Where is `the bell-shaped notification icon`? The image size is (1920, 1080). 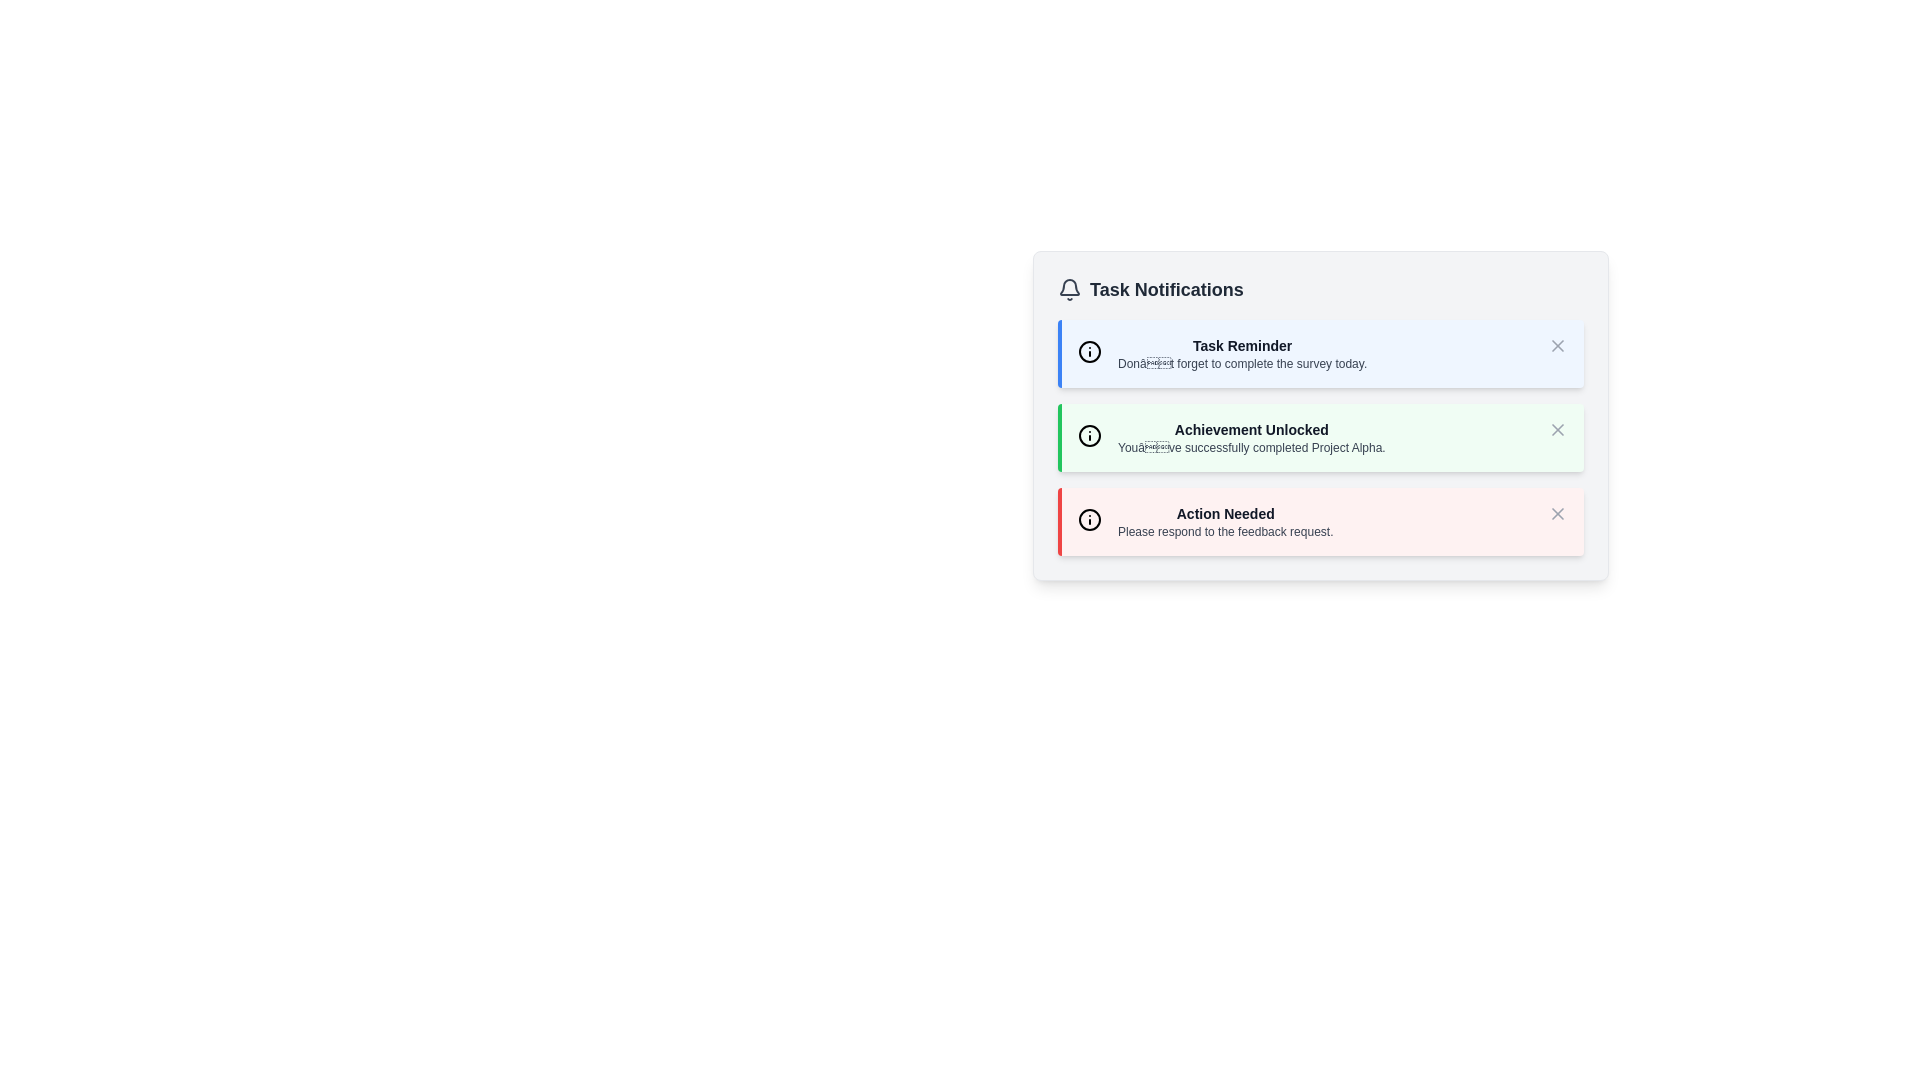
the bell-shaped notification icon is located at coordinates (1069, 286).